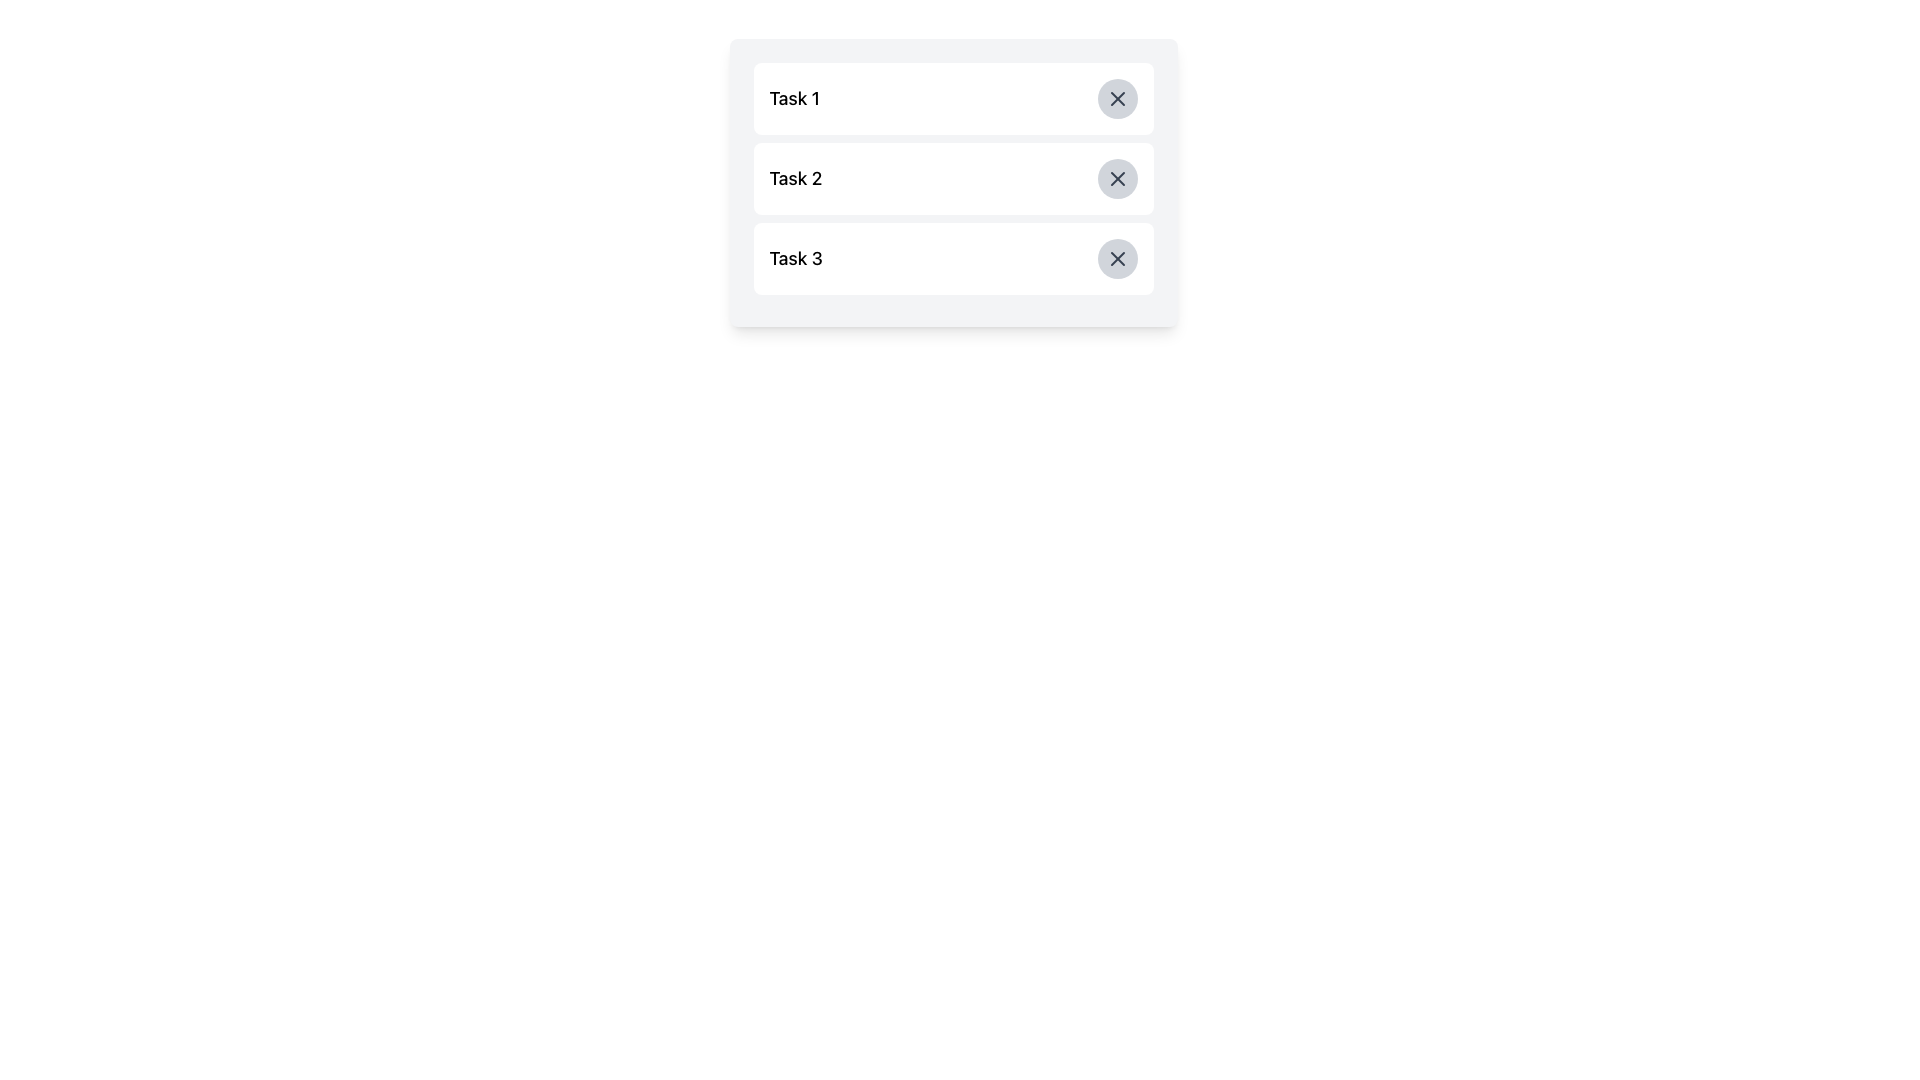 The height and width of the screenshot is (1080, 1920). Describe the element at coordinates (793, 99) in the screenshot. I see `text content of the first task item label, which serves as an identifier located at the top-left corner of the card structure` at that location.